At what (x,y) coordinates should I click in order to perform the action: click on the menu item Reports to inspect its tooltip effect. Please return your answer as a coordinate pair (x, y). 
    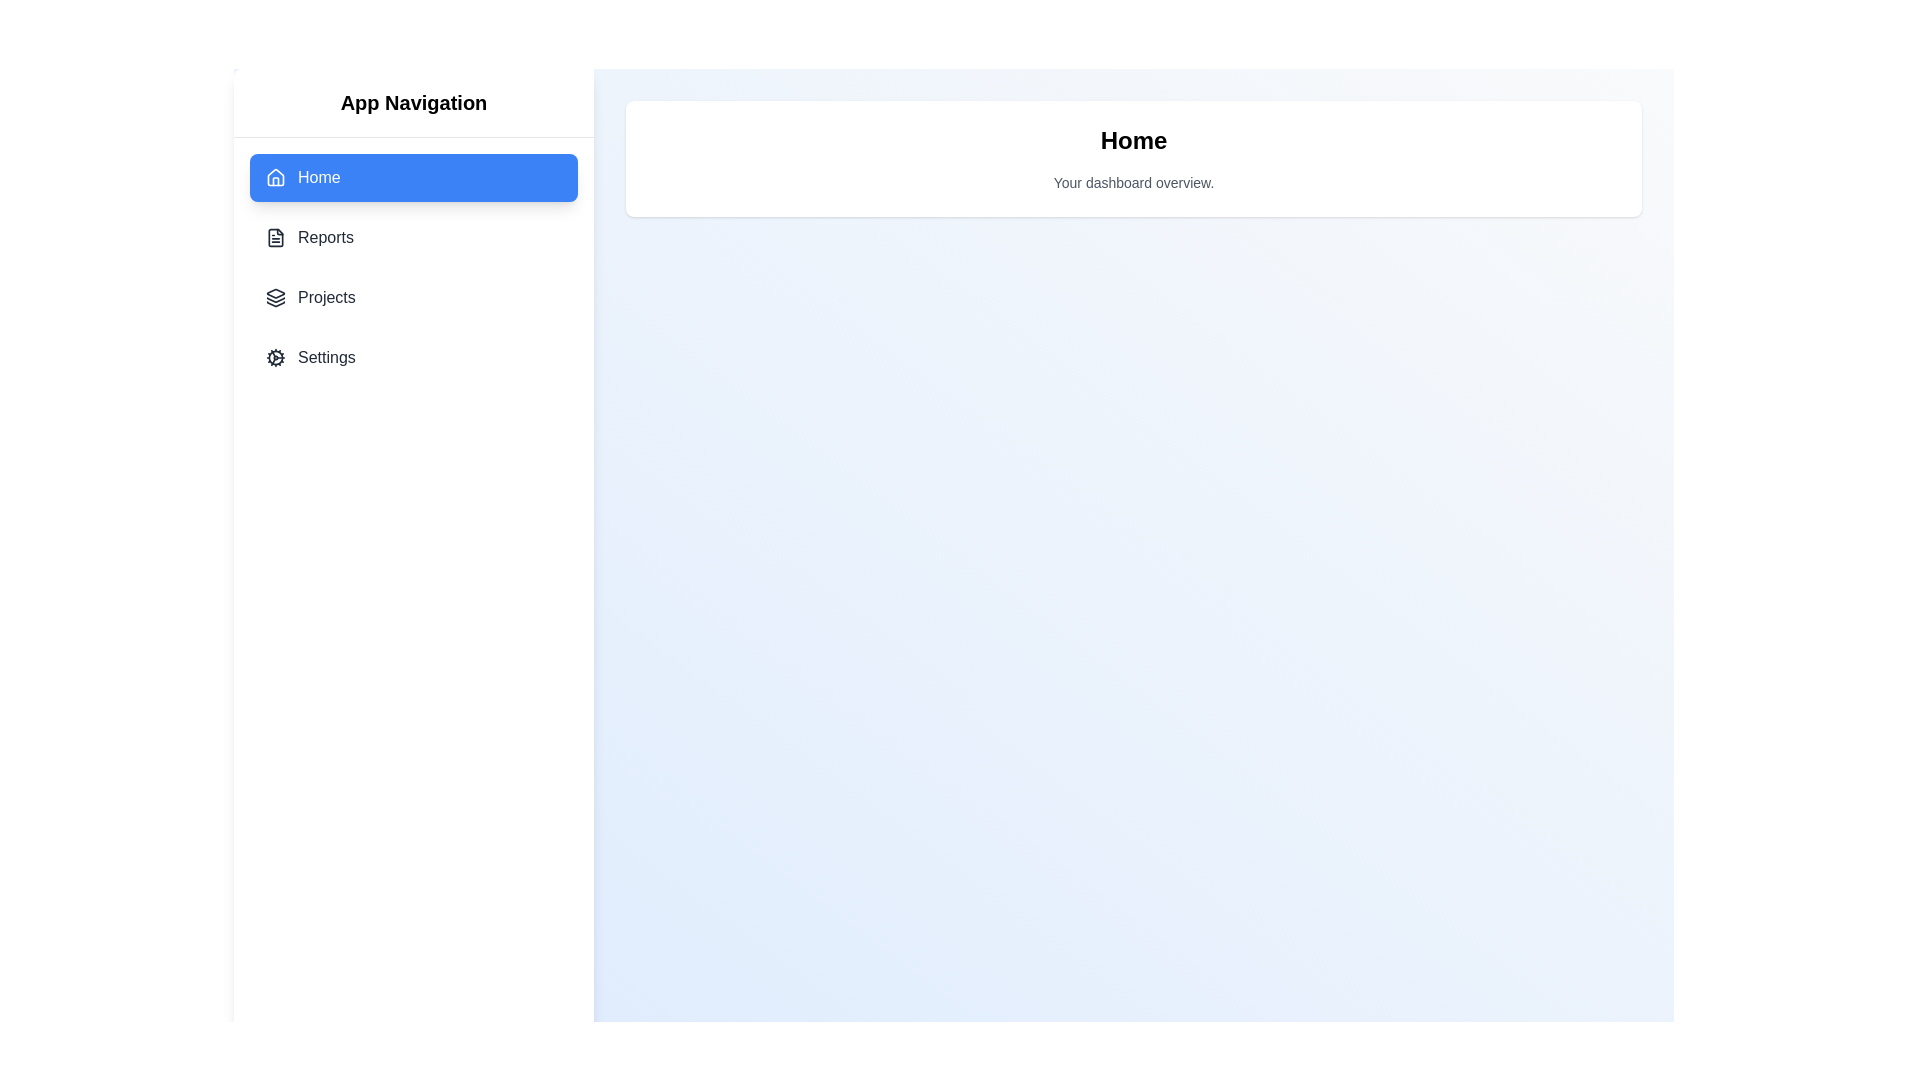
    Looking at the image, I should click on (412, 237).